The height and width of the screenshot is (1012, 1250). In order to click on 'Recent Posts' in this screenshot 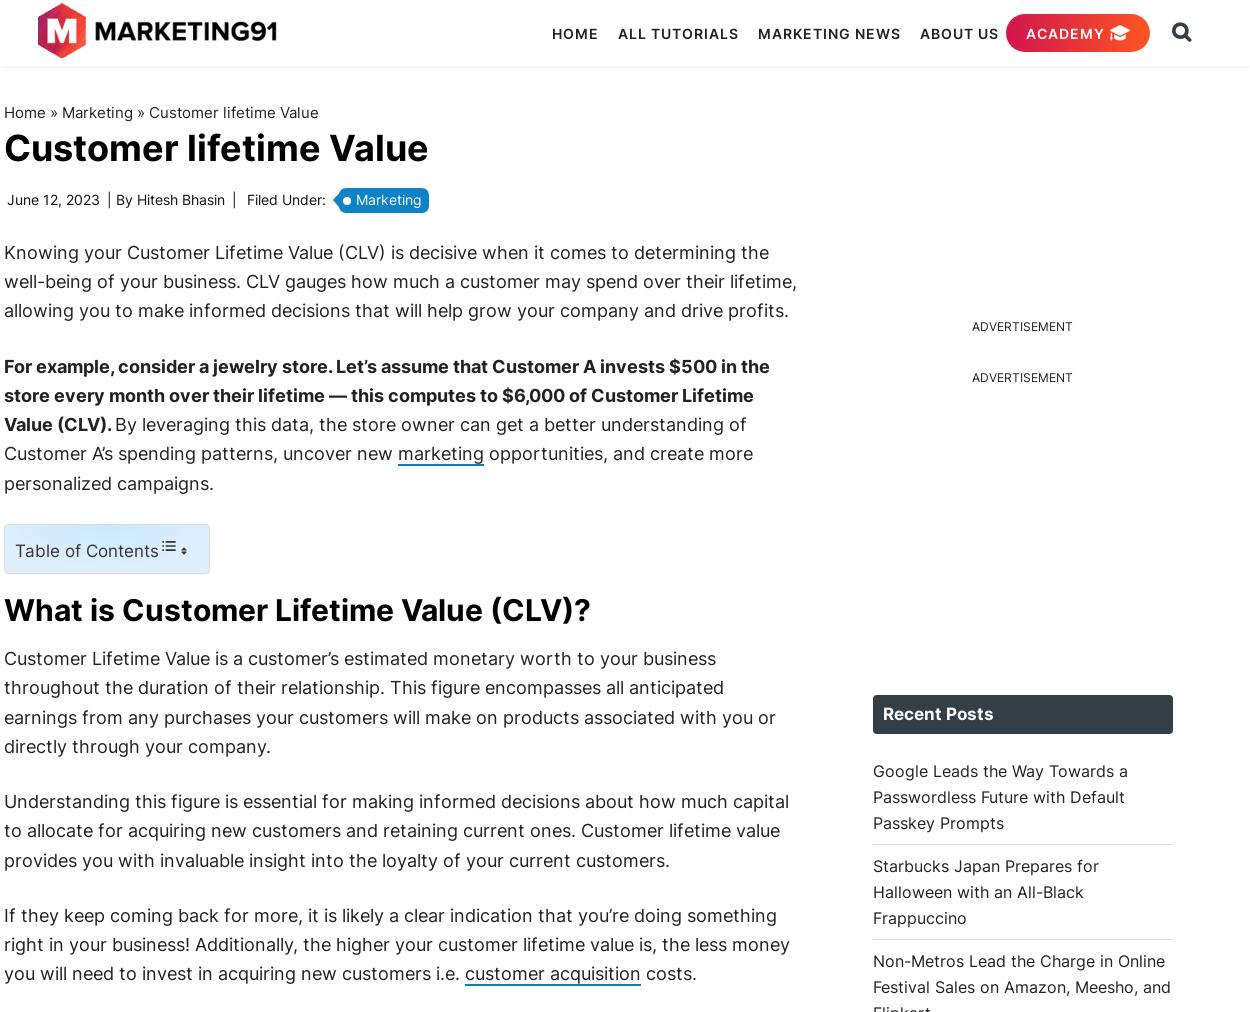, I will do `click(937, 712)`.